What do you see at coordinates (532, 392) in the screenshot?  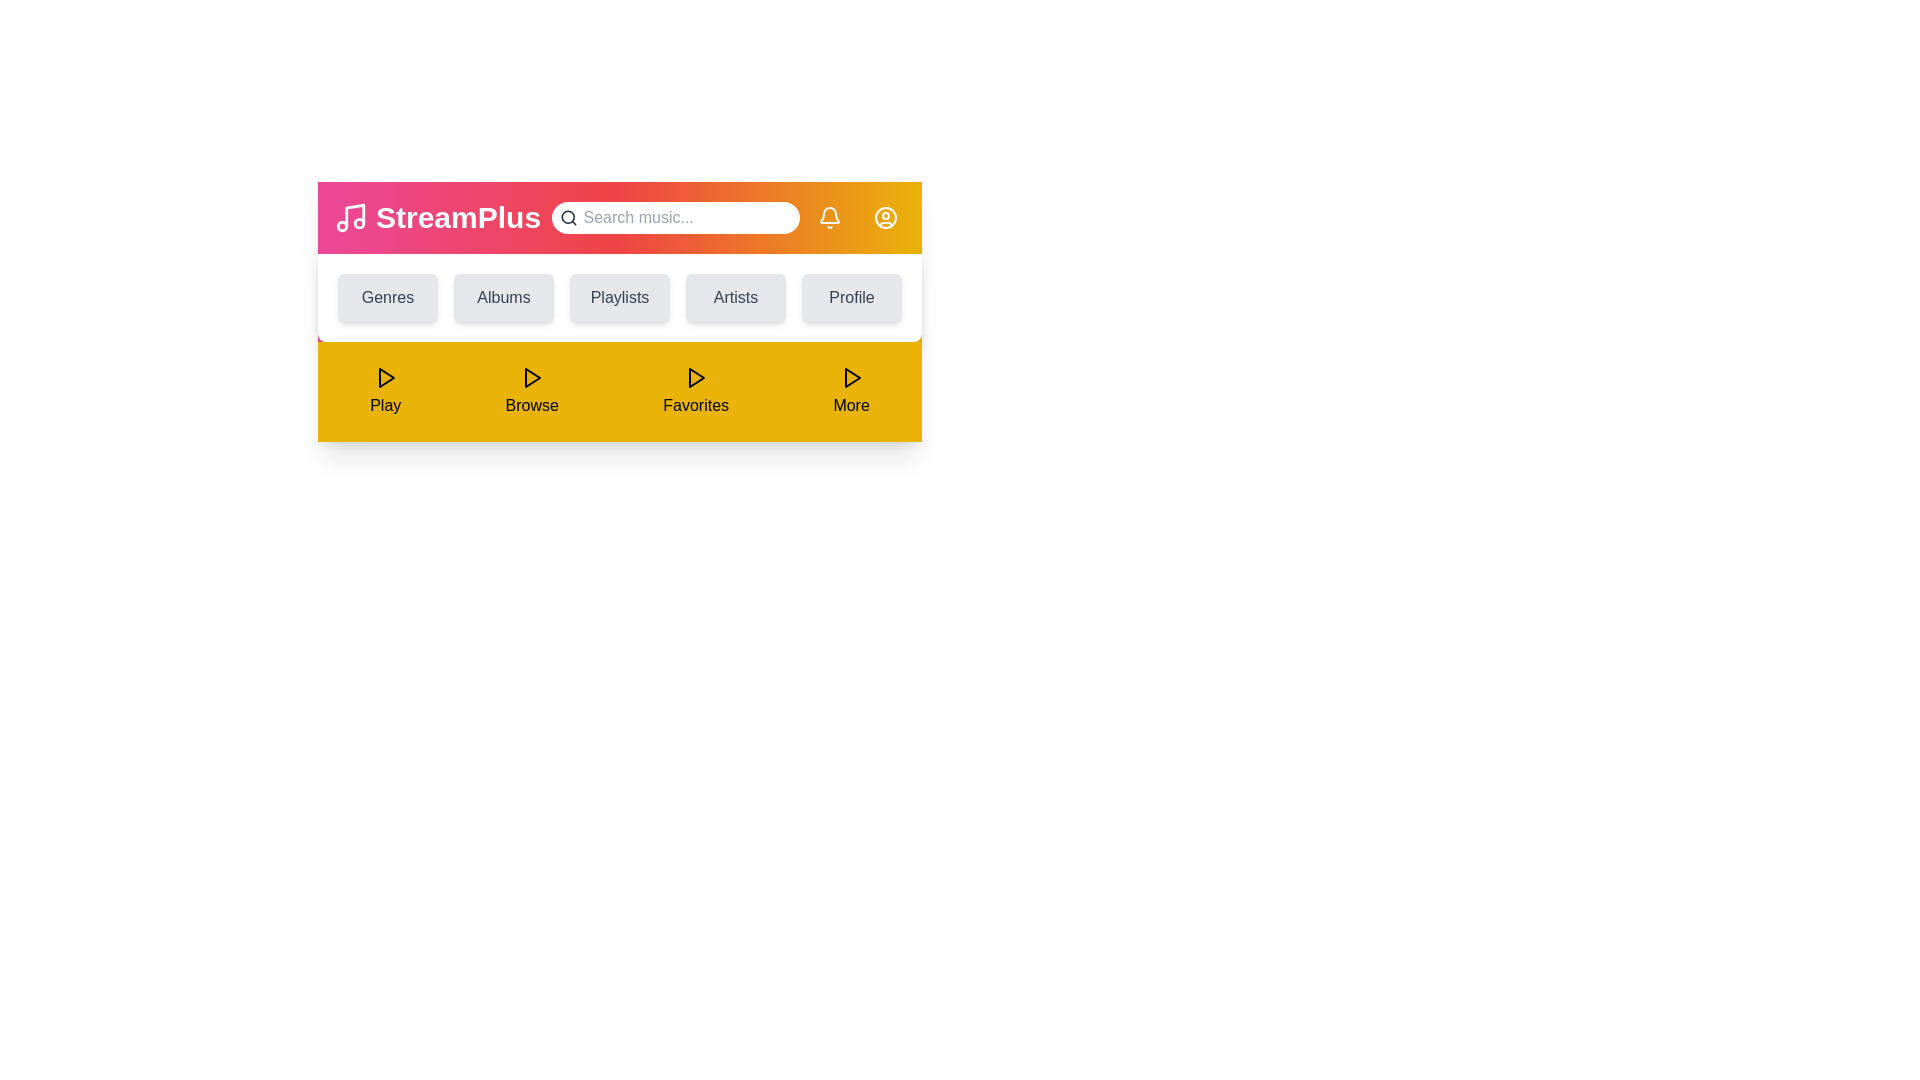 I see `the 'Browse' button located in the footer of the component` at bounding box center [532, 392].